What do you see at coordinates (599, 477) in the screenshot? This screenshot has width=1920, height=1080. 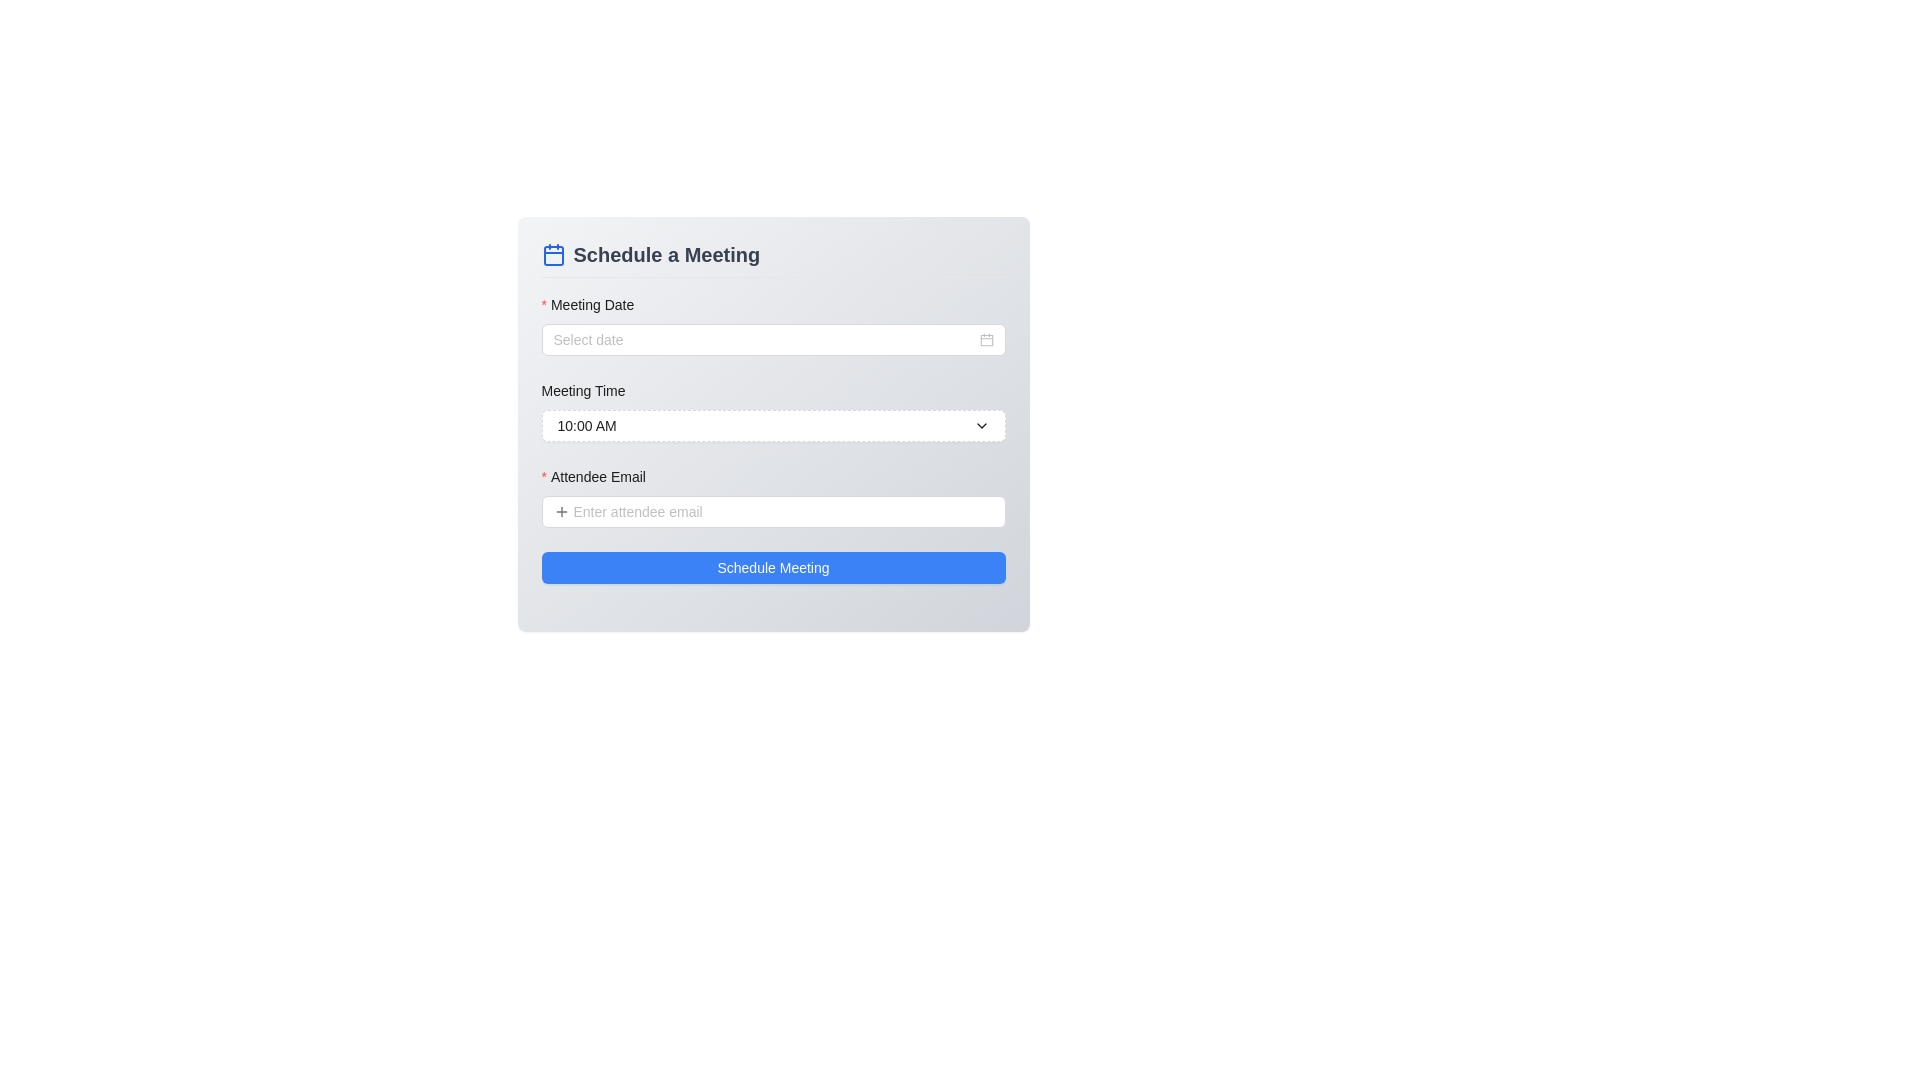 I see `the label for the attendee email input field in the 'Schedule a Meeting' form, which indicates the purpose of the input and that it is required` at bounding box center [599, 477].